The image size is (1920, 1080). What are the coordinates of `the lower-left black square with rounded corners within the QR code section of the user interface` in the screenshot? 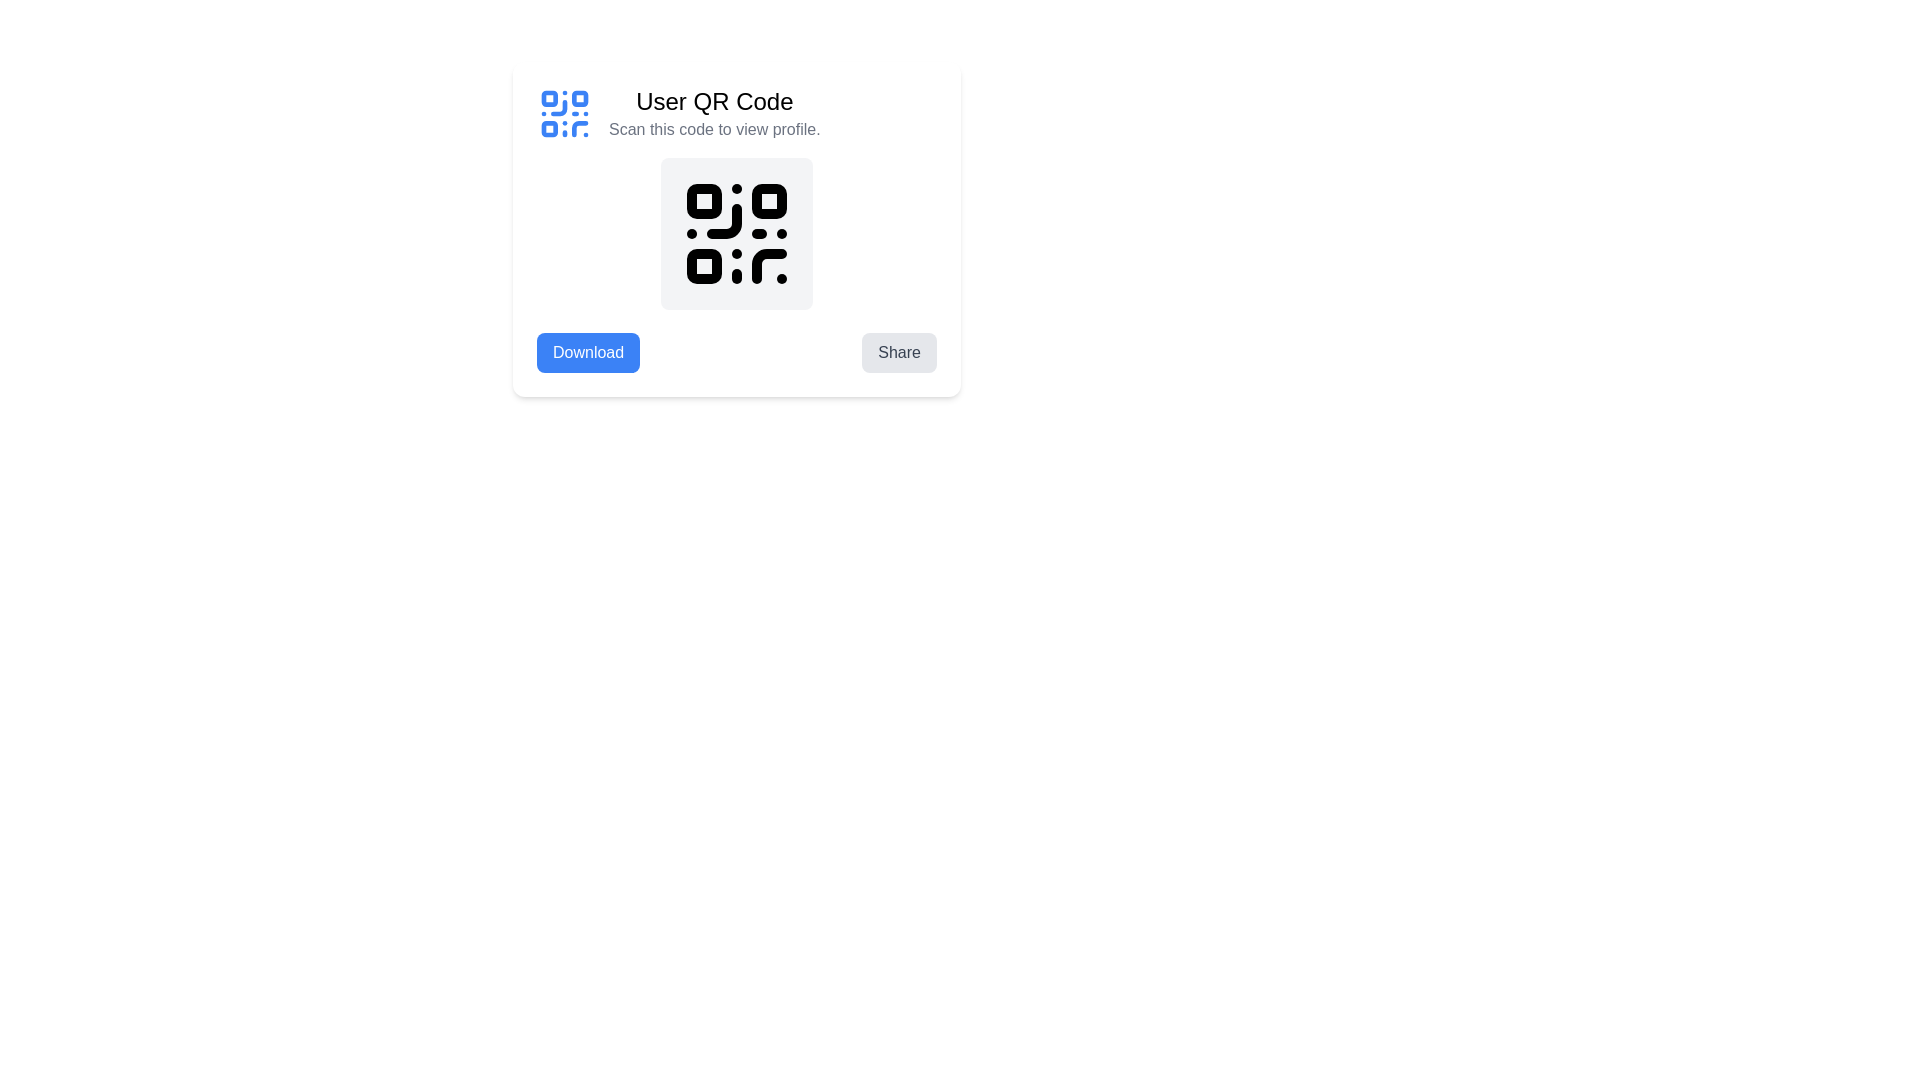 It's located at (704, 265).